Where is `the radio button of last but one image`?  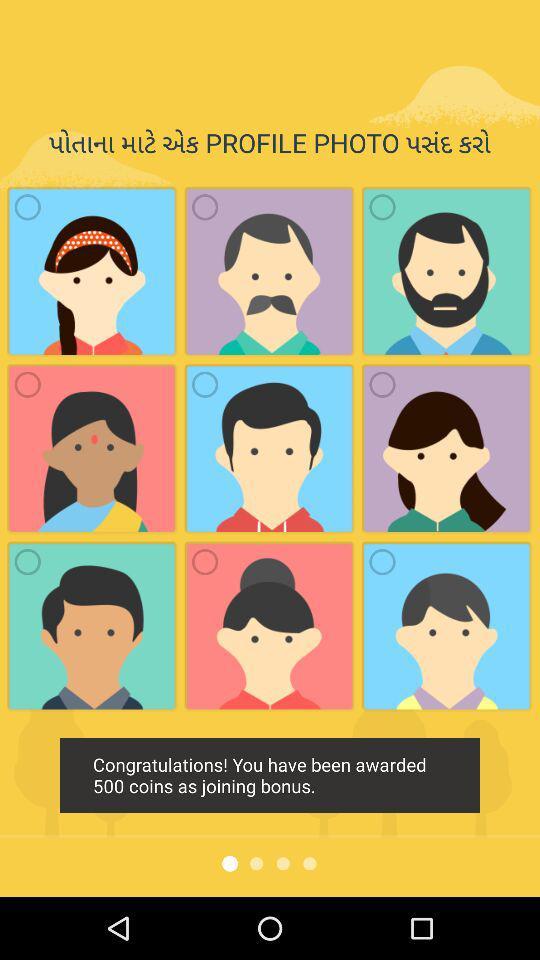 the radio button of last but one image is located at coordinates (203, 561).